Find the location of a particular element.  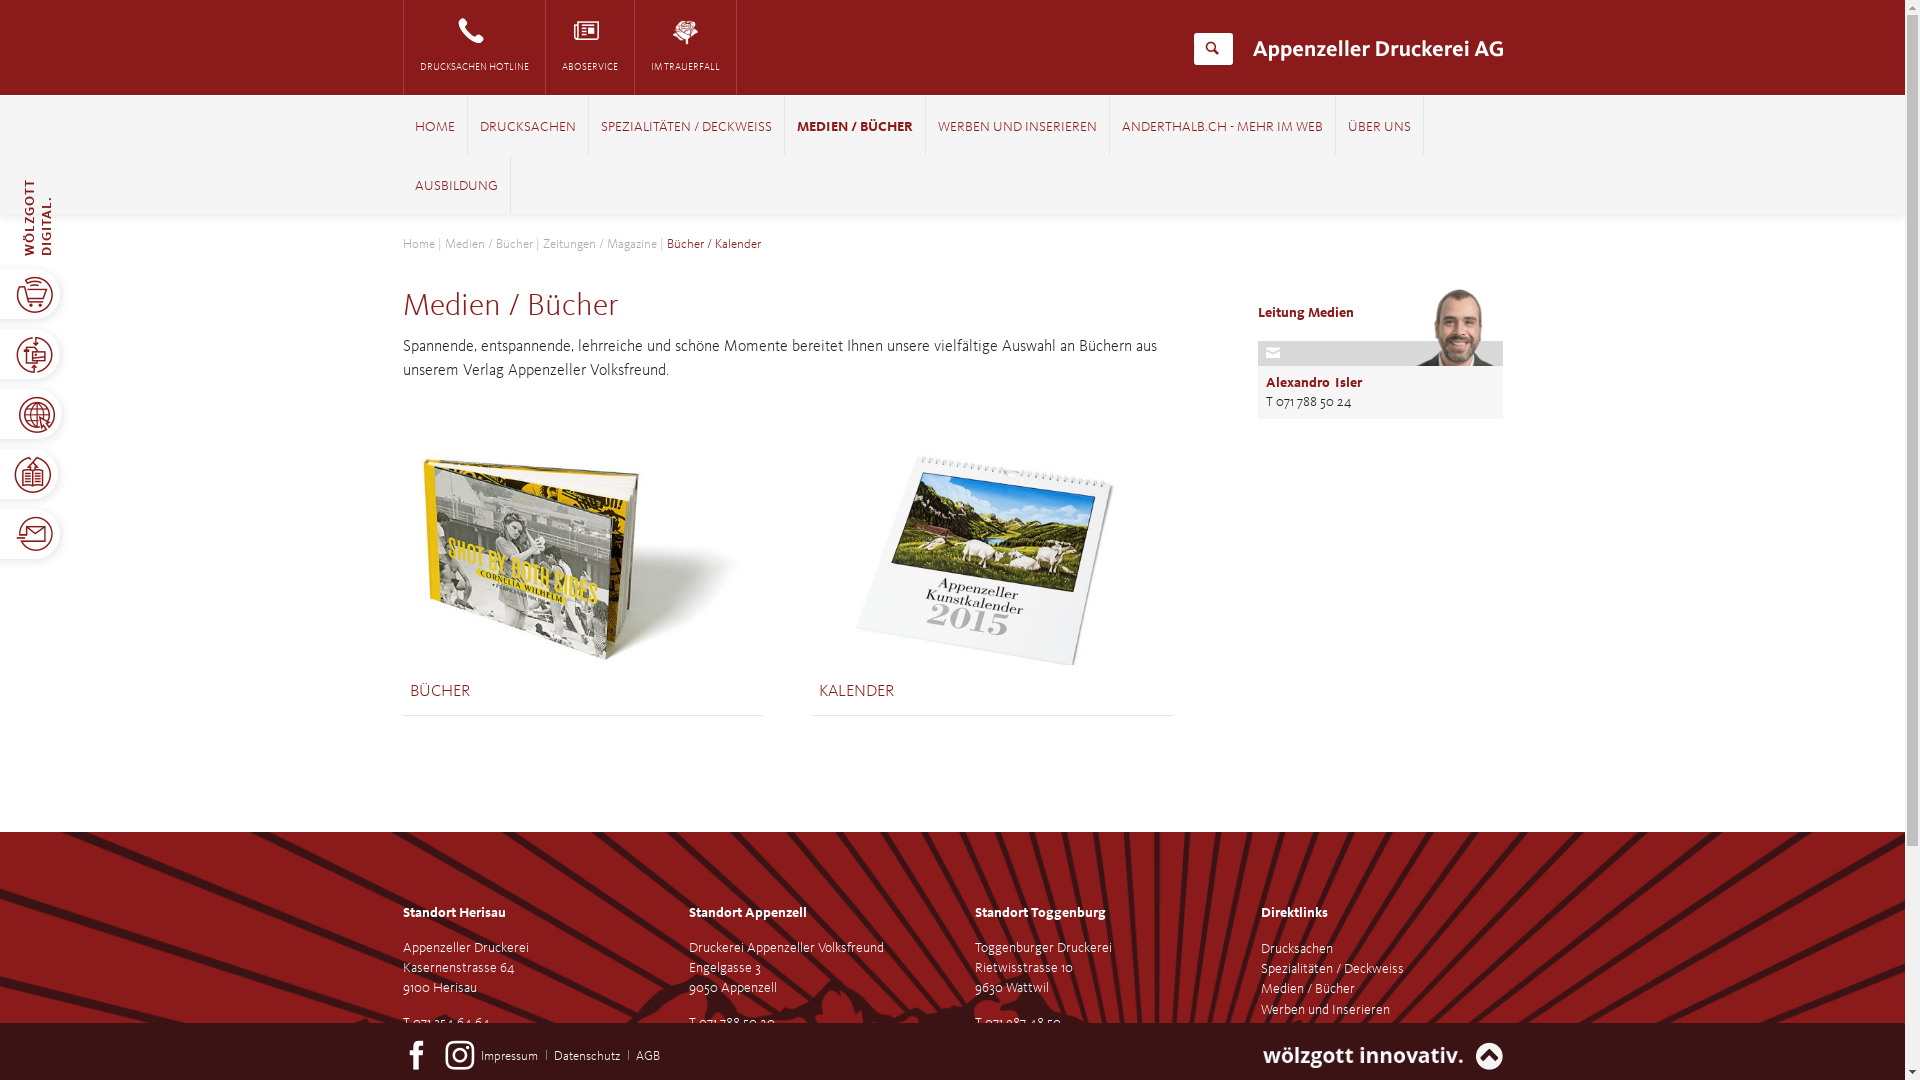

'Zeitungen / Magazine' is located at coordinates (598, 243).